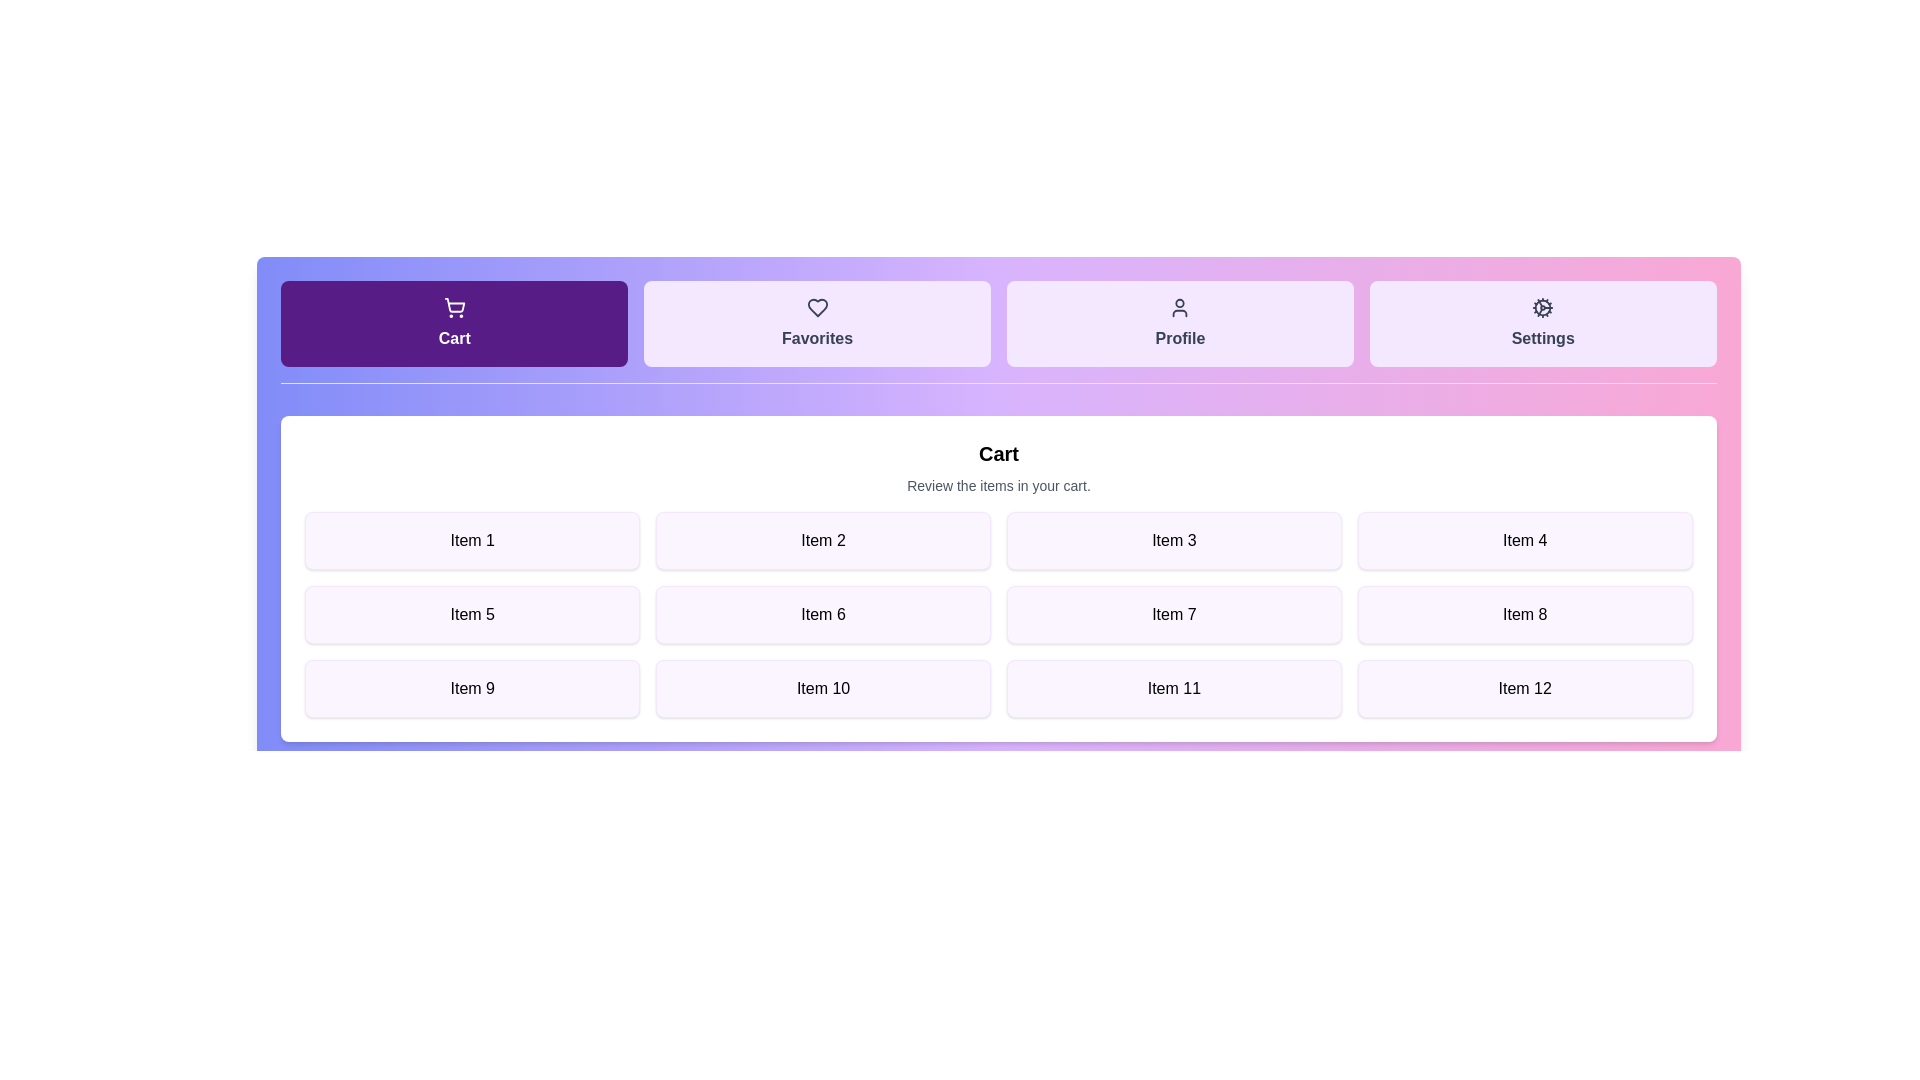 Image resolution: width=1920 pixels, height=1080 pixels. What do you see at coordinates (1541, 323) in the screenshot?
I see `the tab labeled Settings` at bounding box center [1541, 323].